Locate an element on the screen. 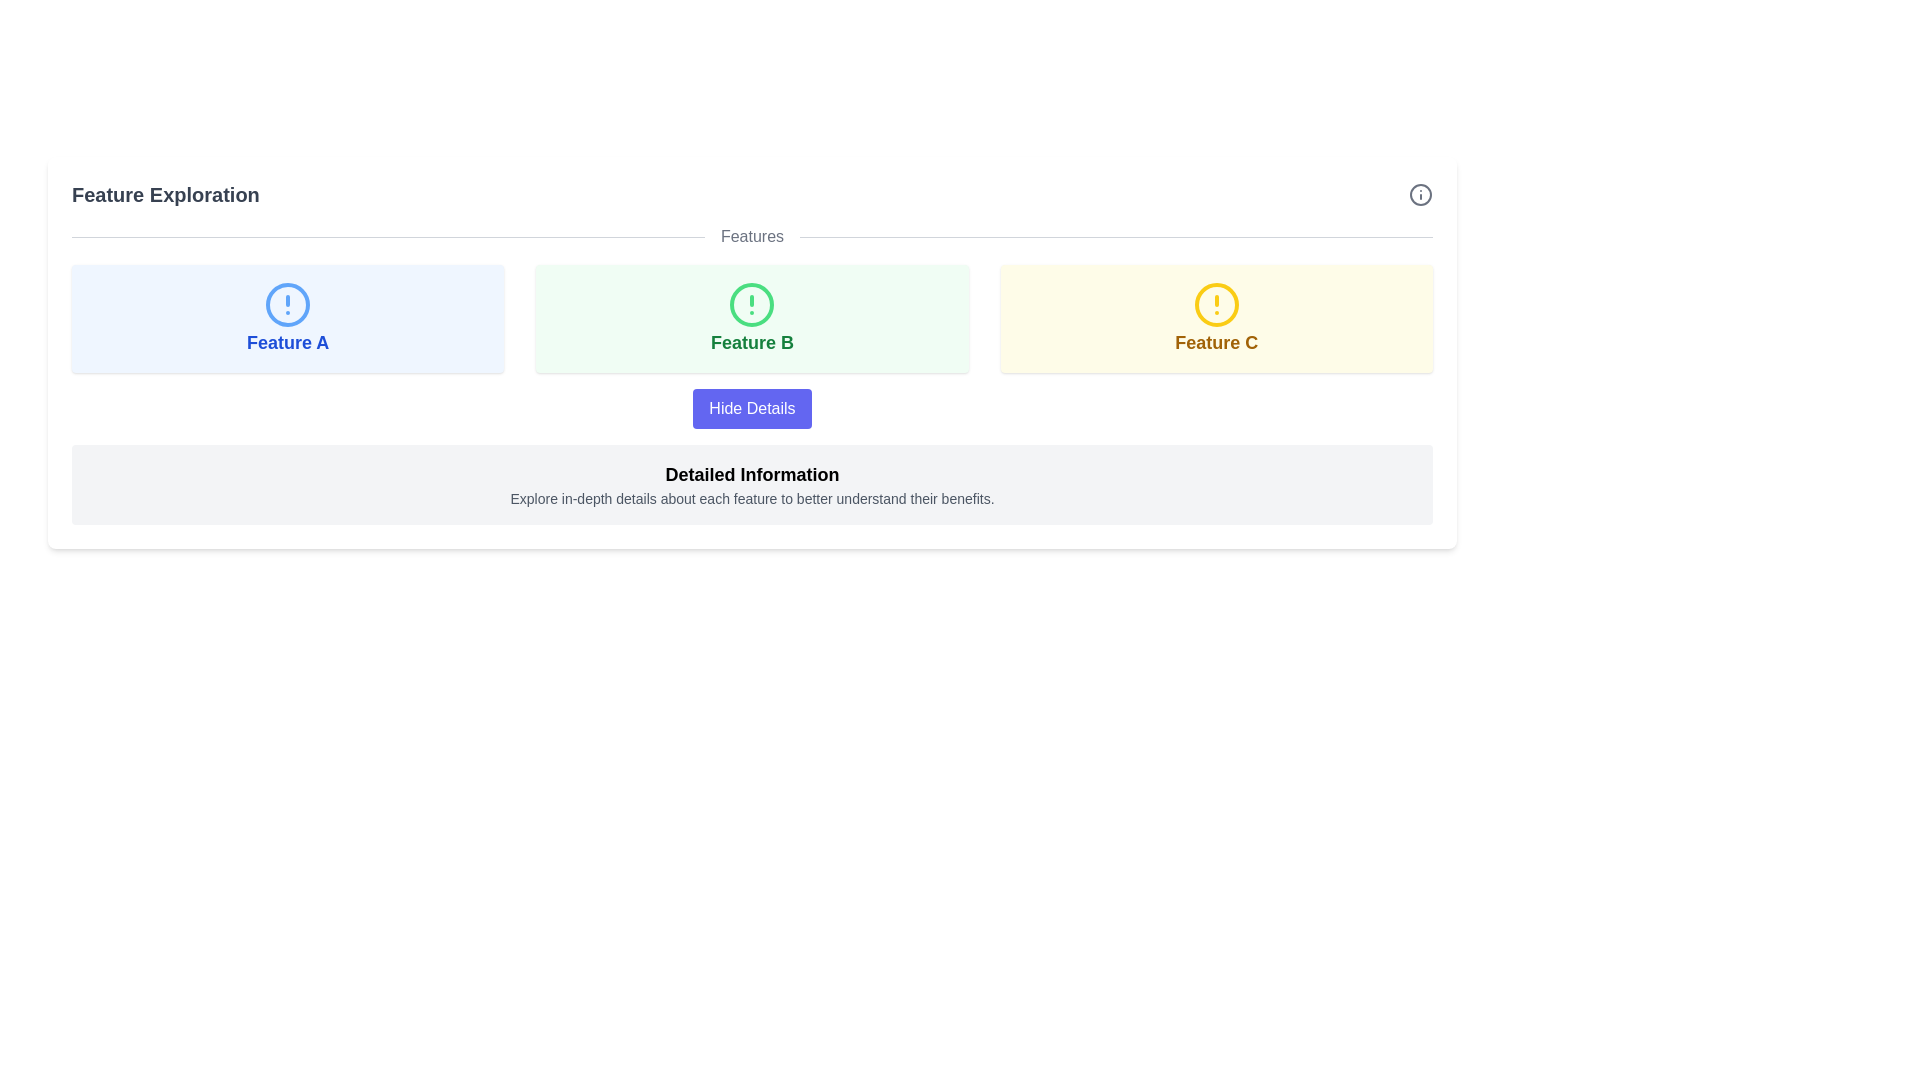 This screenshot has height=1080, width=1920. the circular icon within the 'Feature A' card, which serves as an alert indicator for notable information is located at coordinates (287, 304).